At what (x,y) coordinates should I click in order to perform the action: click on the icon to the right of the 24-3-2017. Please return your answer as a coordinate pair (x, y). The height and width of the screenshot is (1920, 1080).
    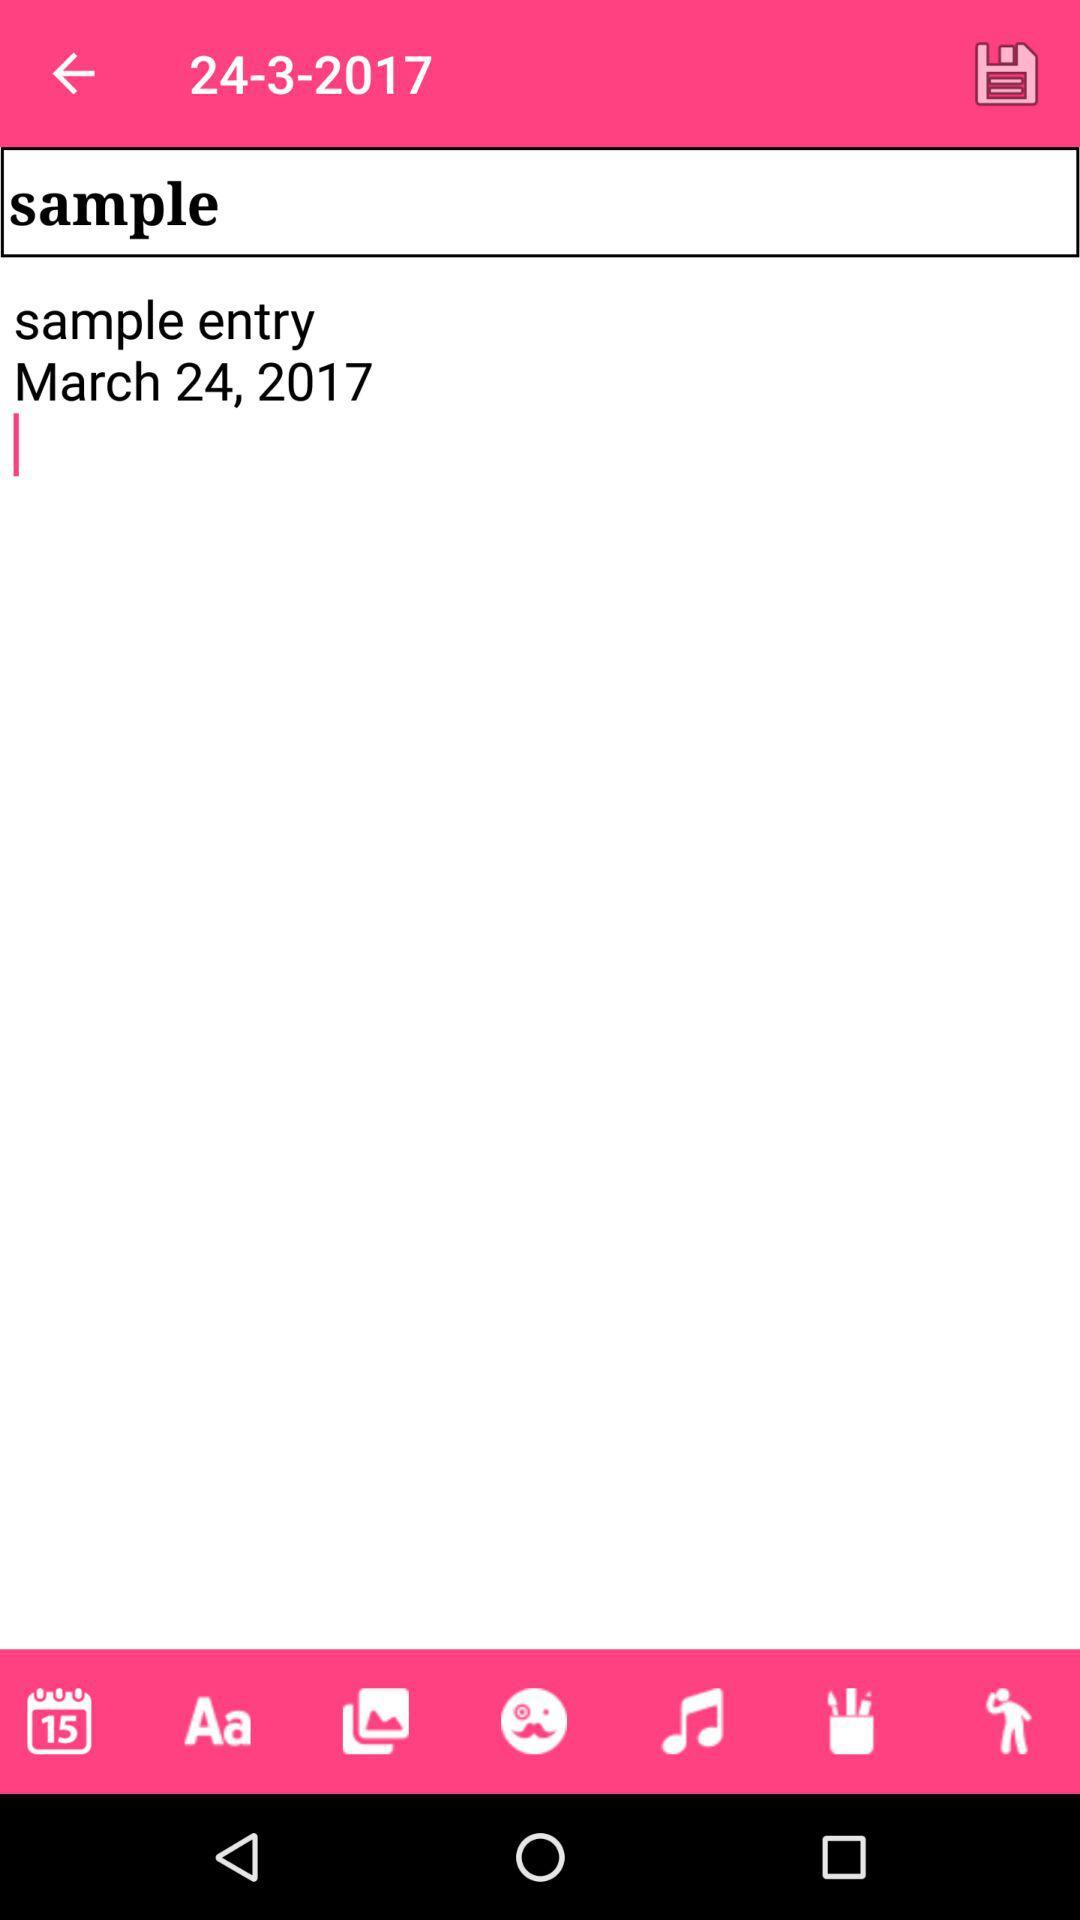
    Looking at the image, I should click on (1006, 73).